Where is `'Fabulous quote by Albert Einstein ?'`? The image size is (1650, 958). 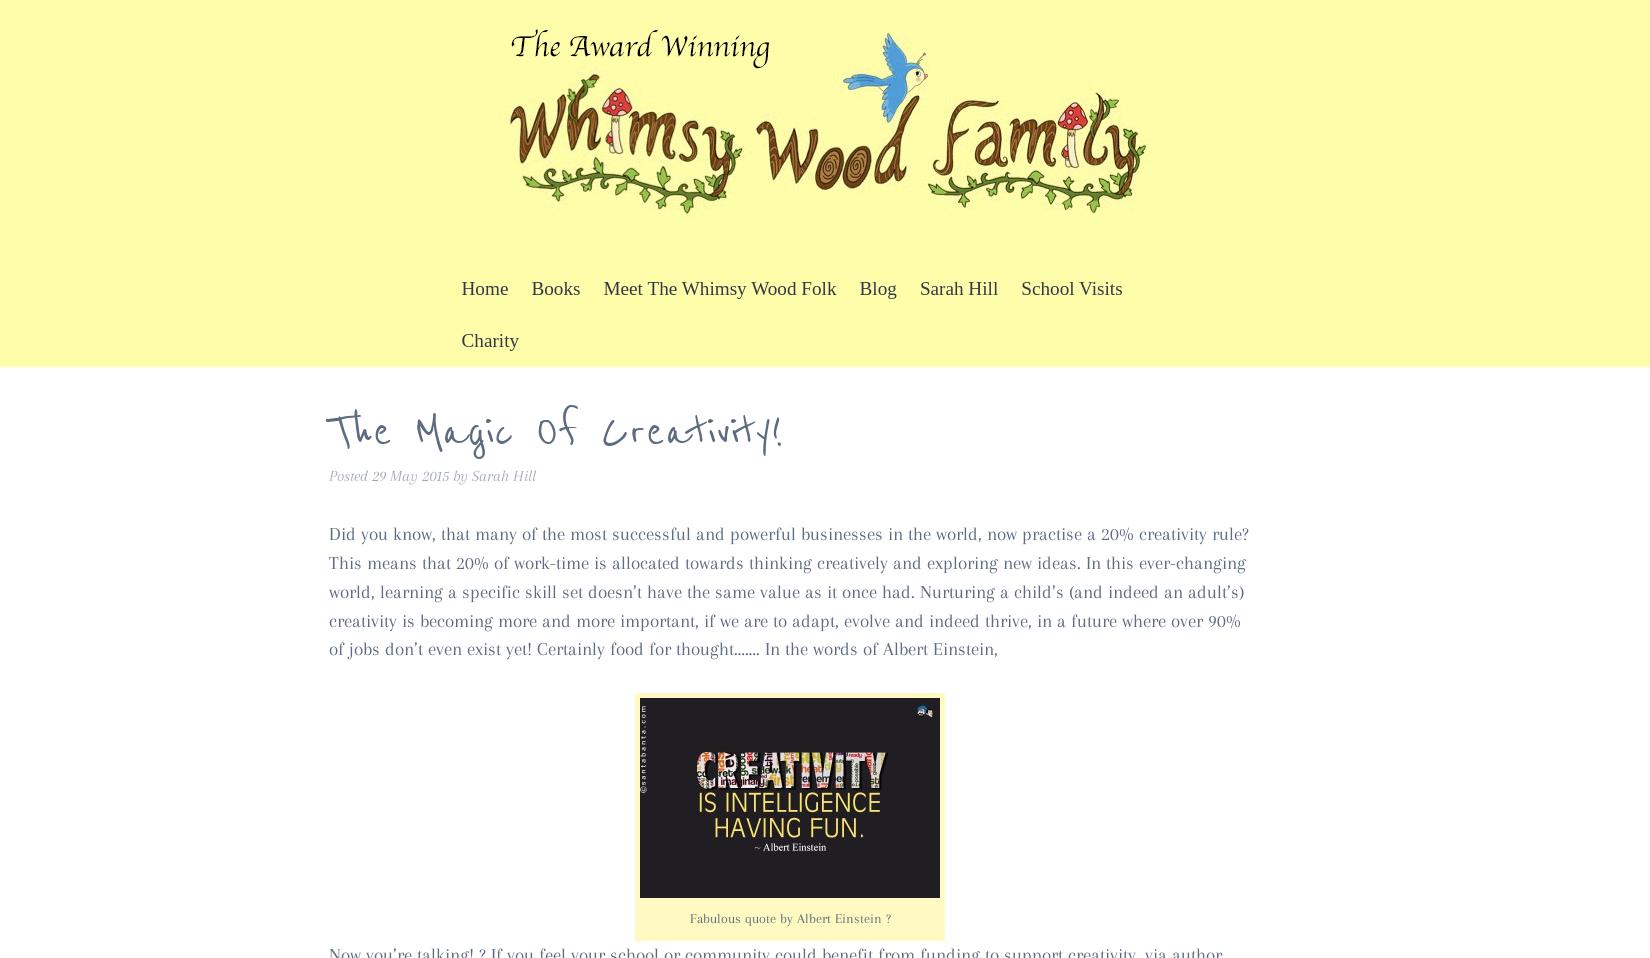
'Fabulous quote by Albert Einstein ?' is located at coordinates (788, 917).